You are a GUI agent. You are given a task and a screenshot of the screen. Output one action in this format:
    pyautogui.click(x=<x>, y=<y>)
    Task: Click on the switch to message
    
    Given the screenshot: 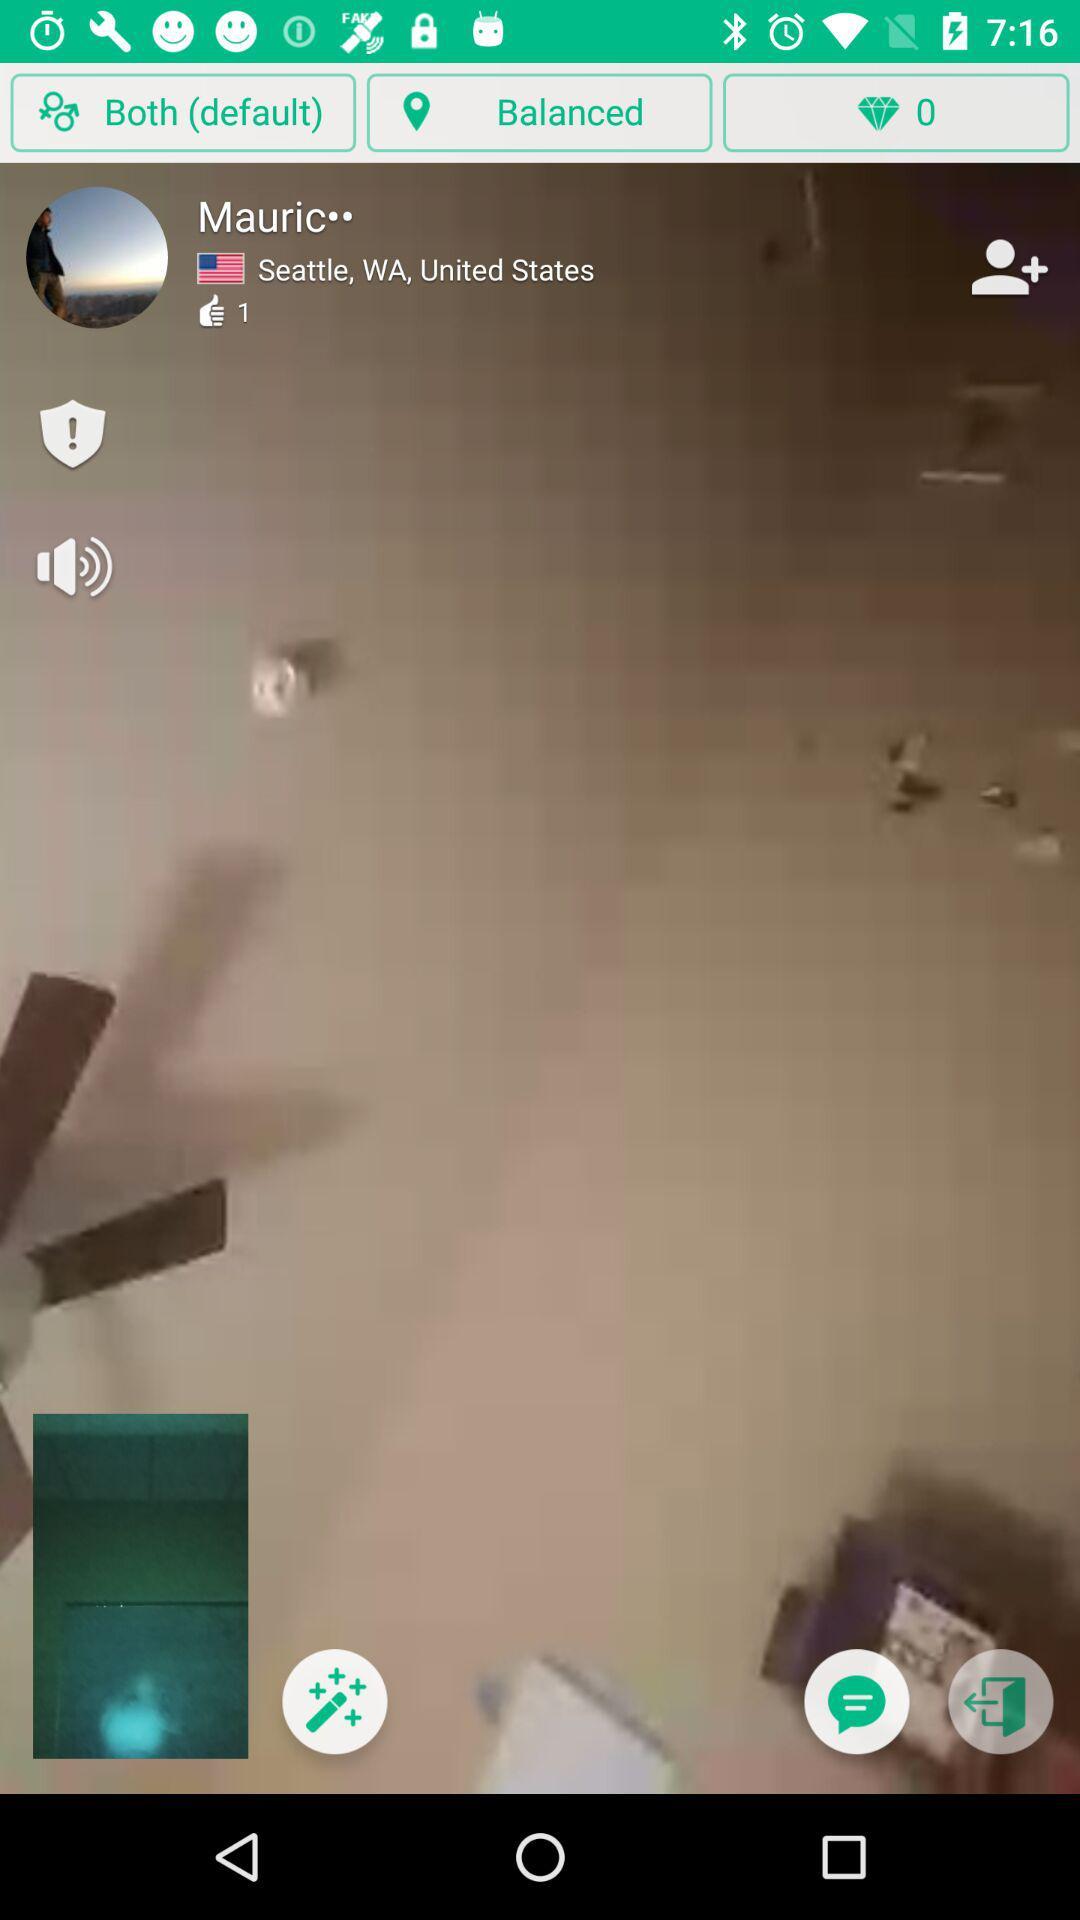 What is the action you would take?
    pyautogui.click(x=855, y=1713)
    